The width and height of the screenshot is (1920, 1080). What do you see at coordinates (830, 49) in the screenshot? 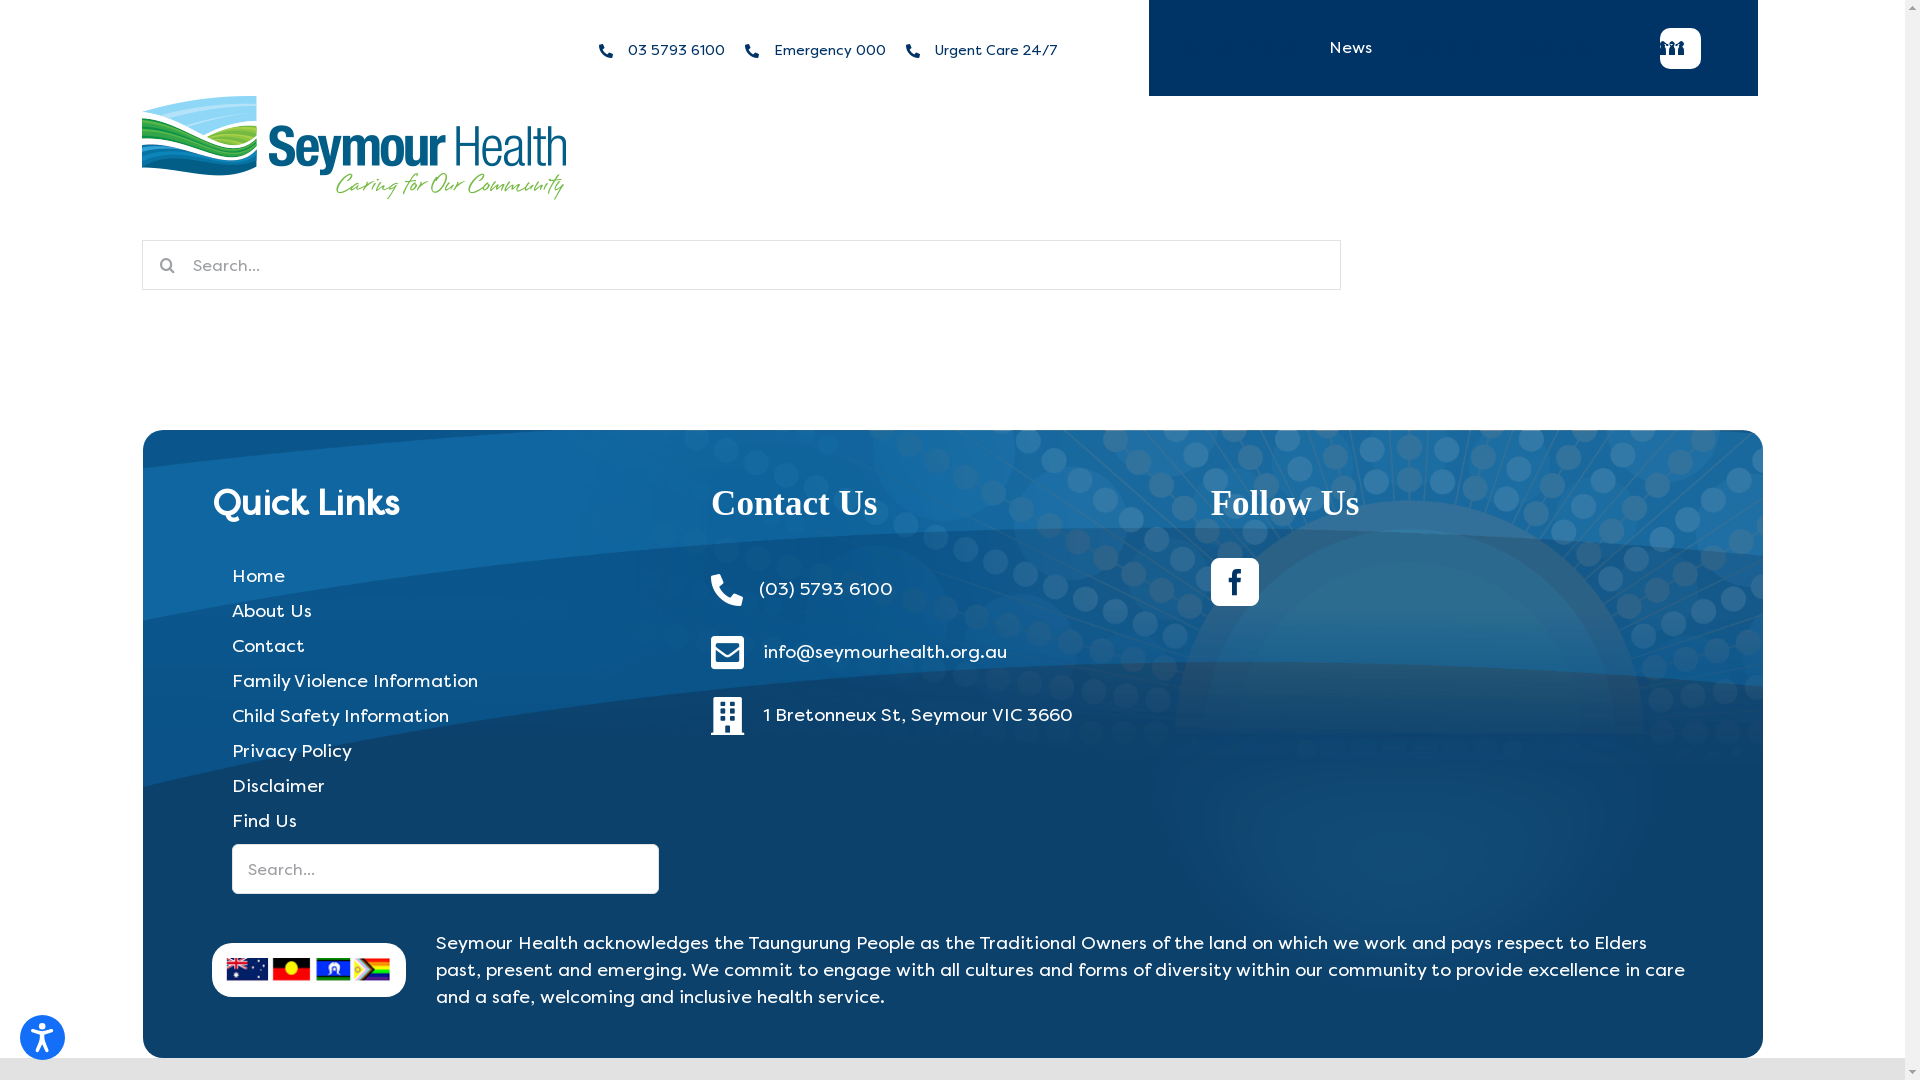
I see `'Emergency 000'` at bounding box center [830, 49].